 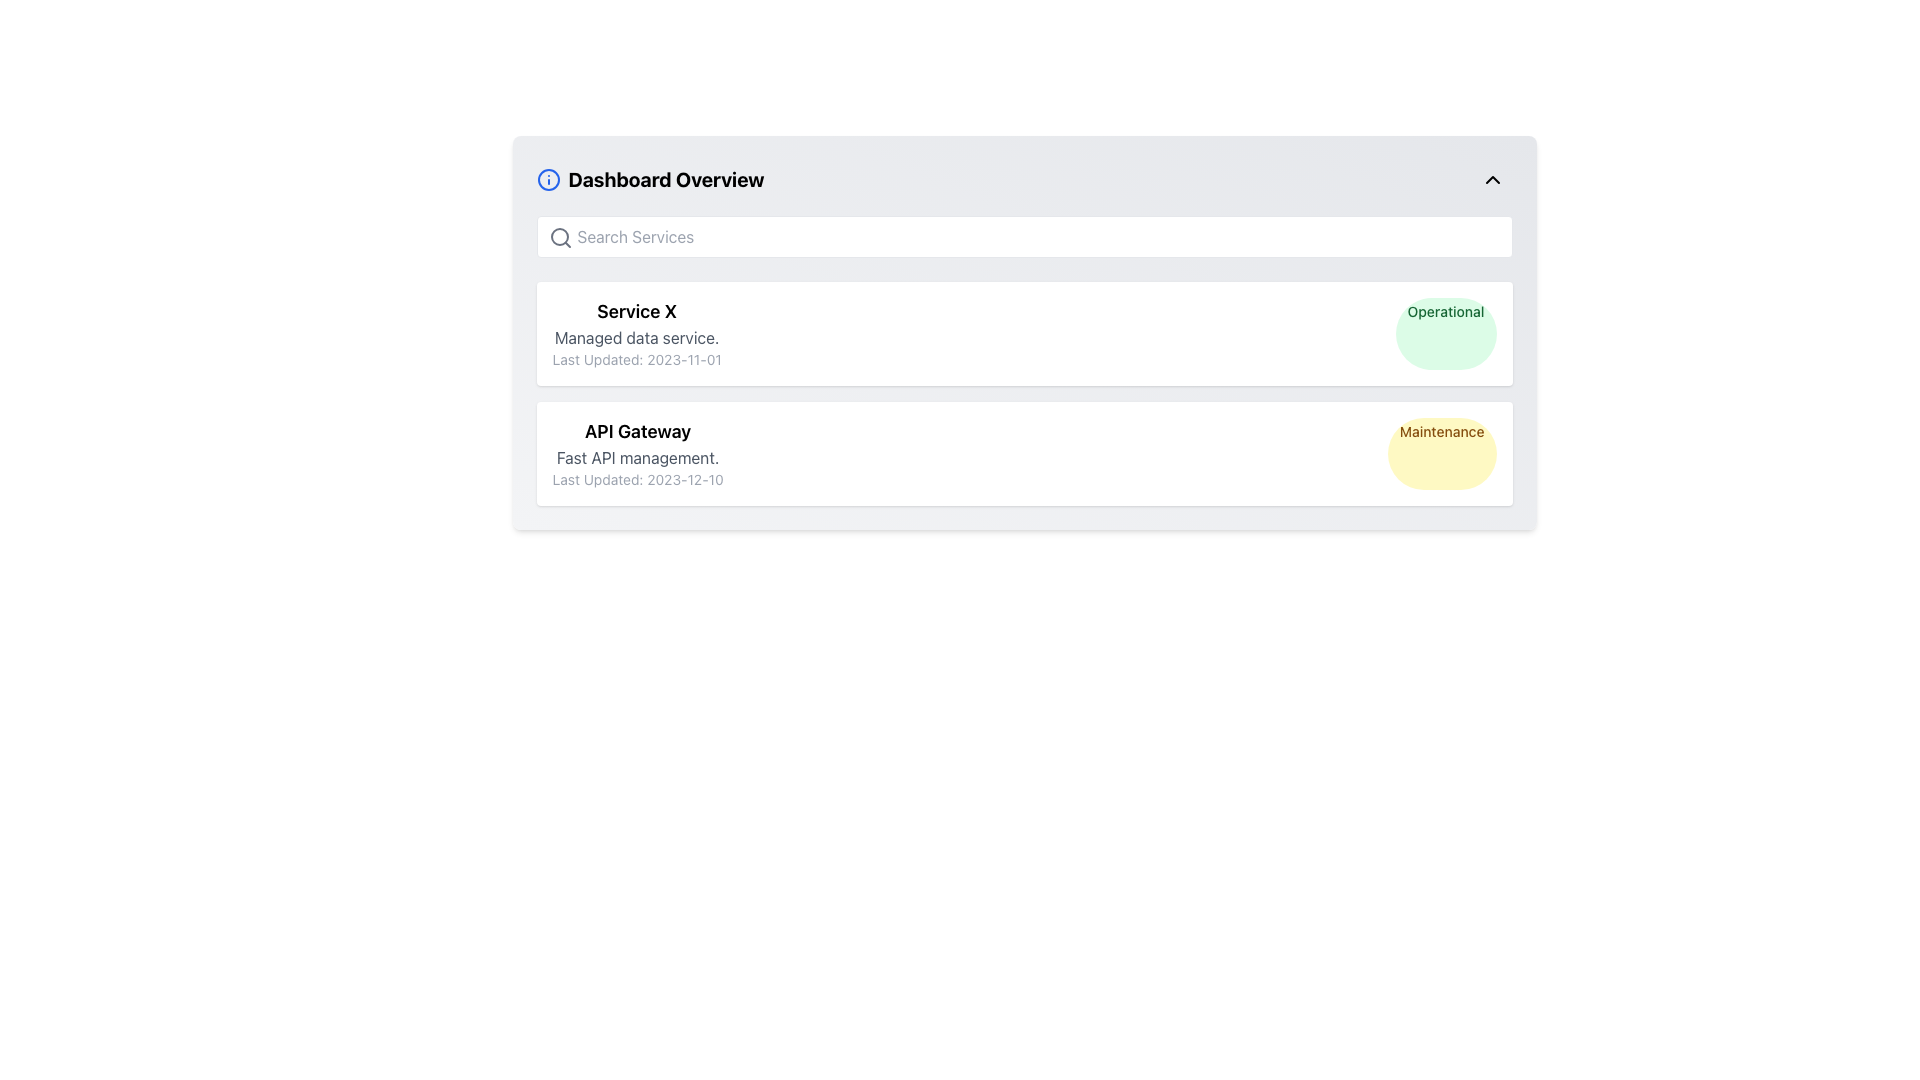 I want to click on the text element displaying 'Fast API management.' which is styled in gray and positioned below the title 'API Gateway', so click(x=637, y=458).